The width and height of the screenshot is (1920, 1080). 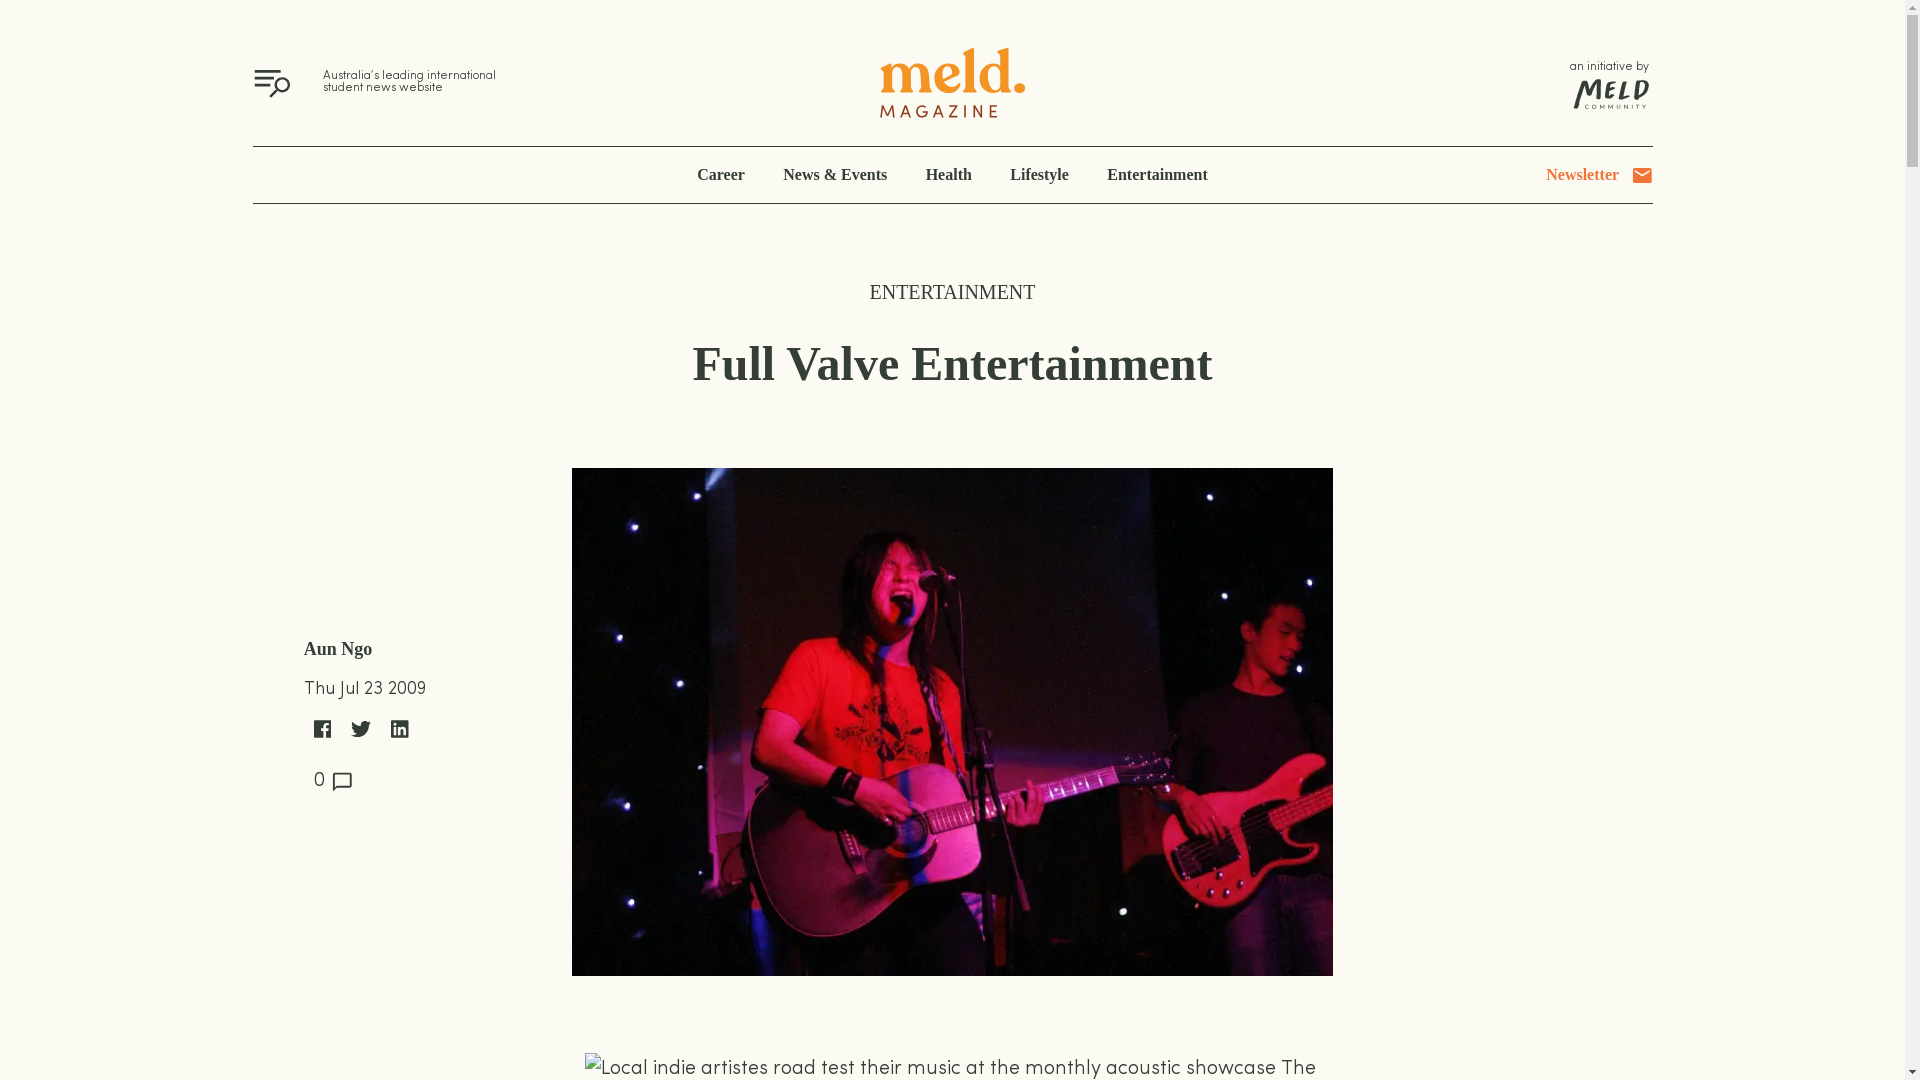 I want to click on 'News & Events', so click(x=781, y=173).